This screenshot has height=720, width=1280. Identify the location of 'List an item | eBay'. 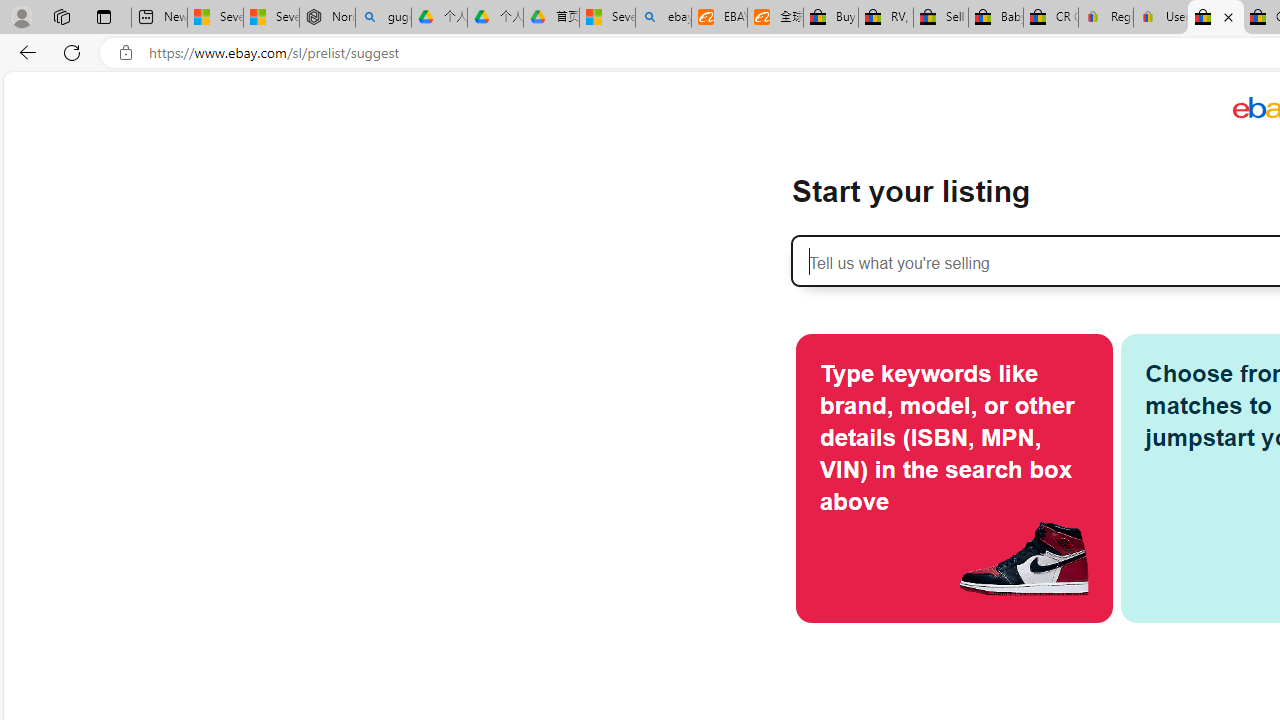
(1215, 17).